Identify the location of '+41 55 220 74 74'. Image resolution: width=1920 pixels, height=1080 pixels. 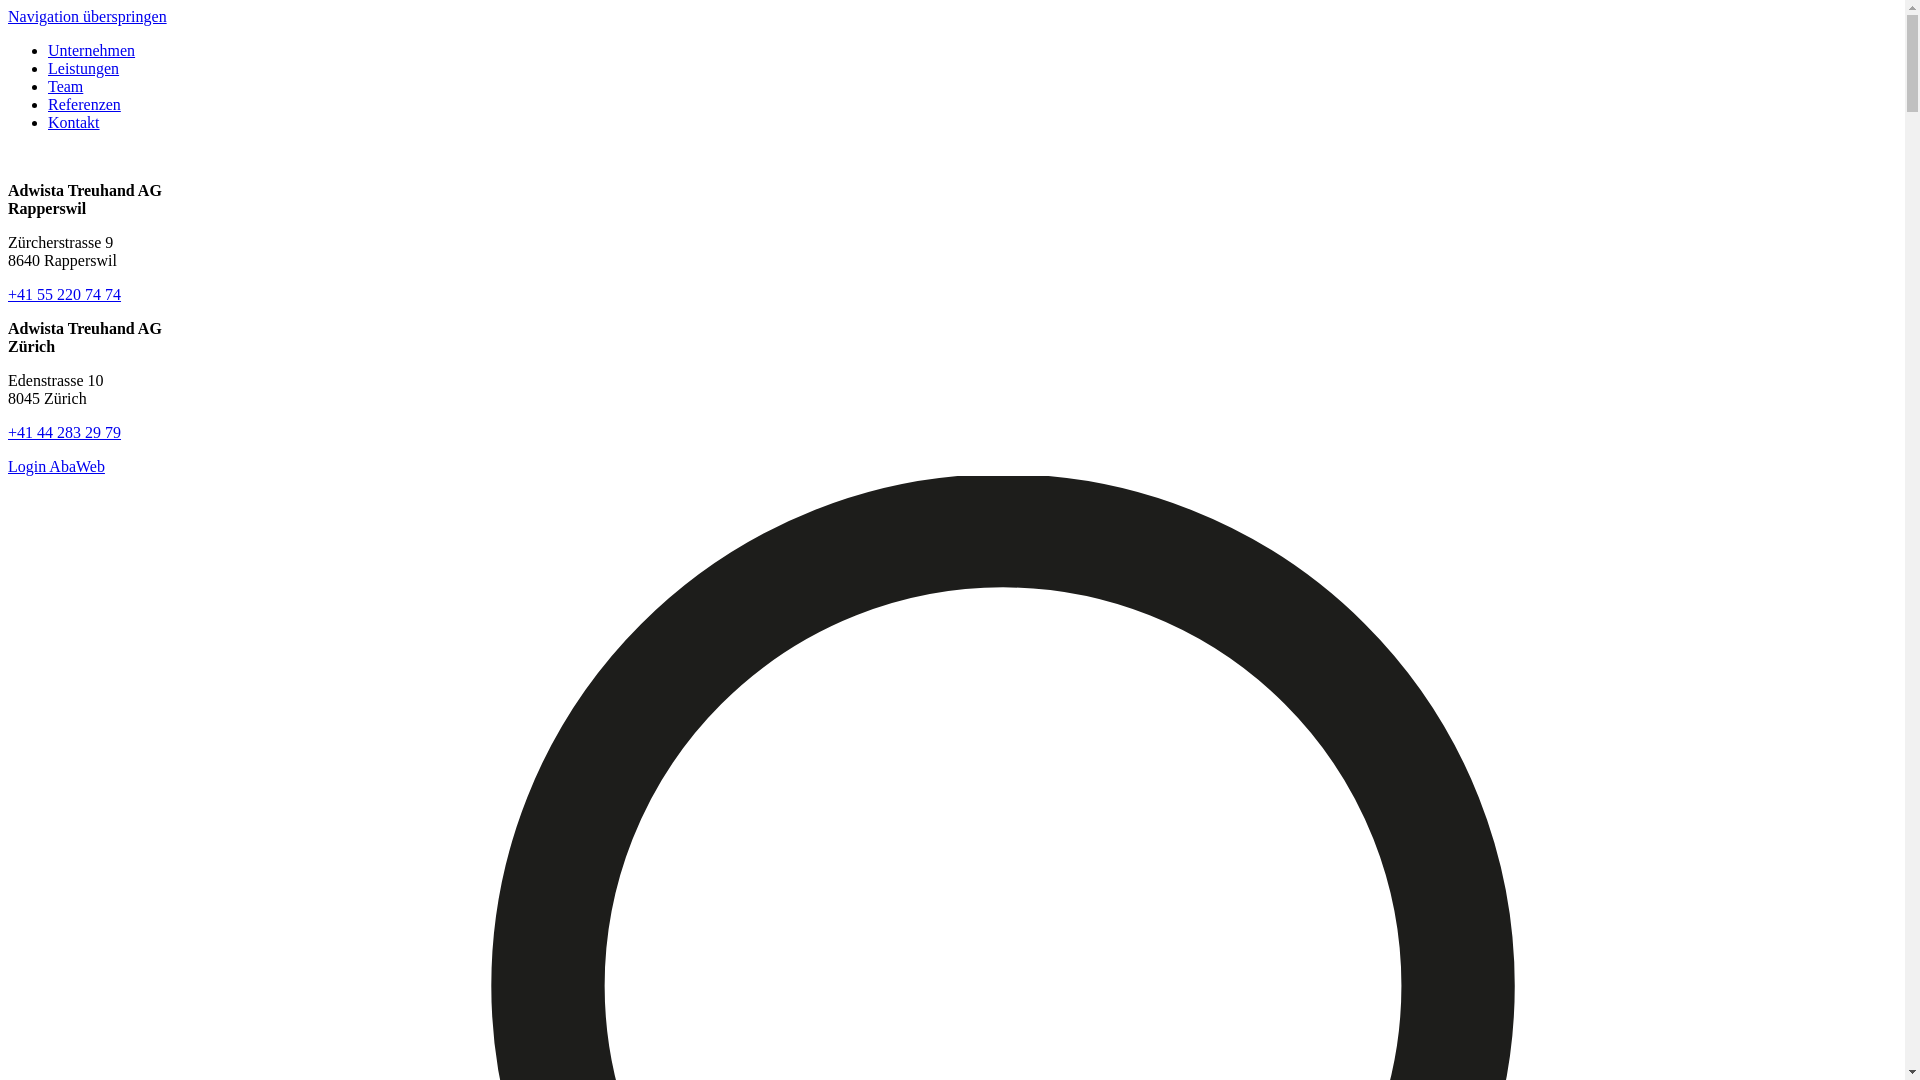
(8, 294).